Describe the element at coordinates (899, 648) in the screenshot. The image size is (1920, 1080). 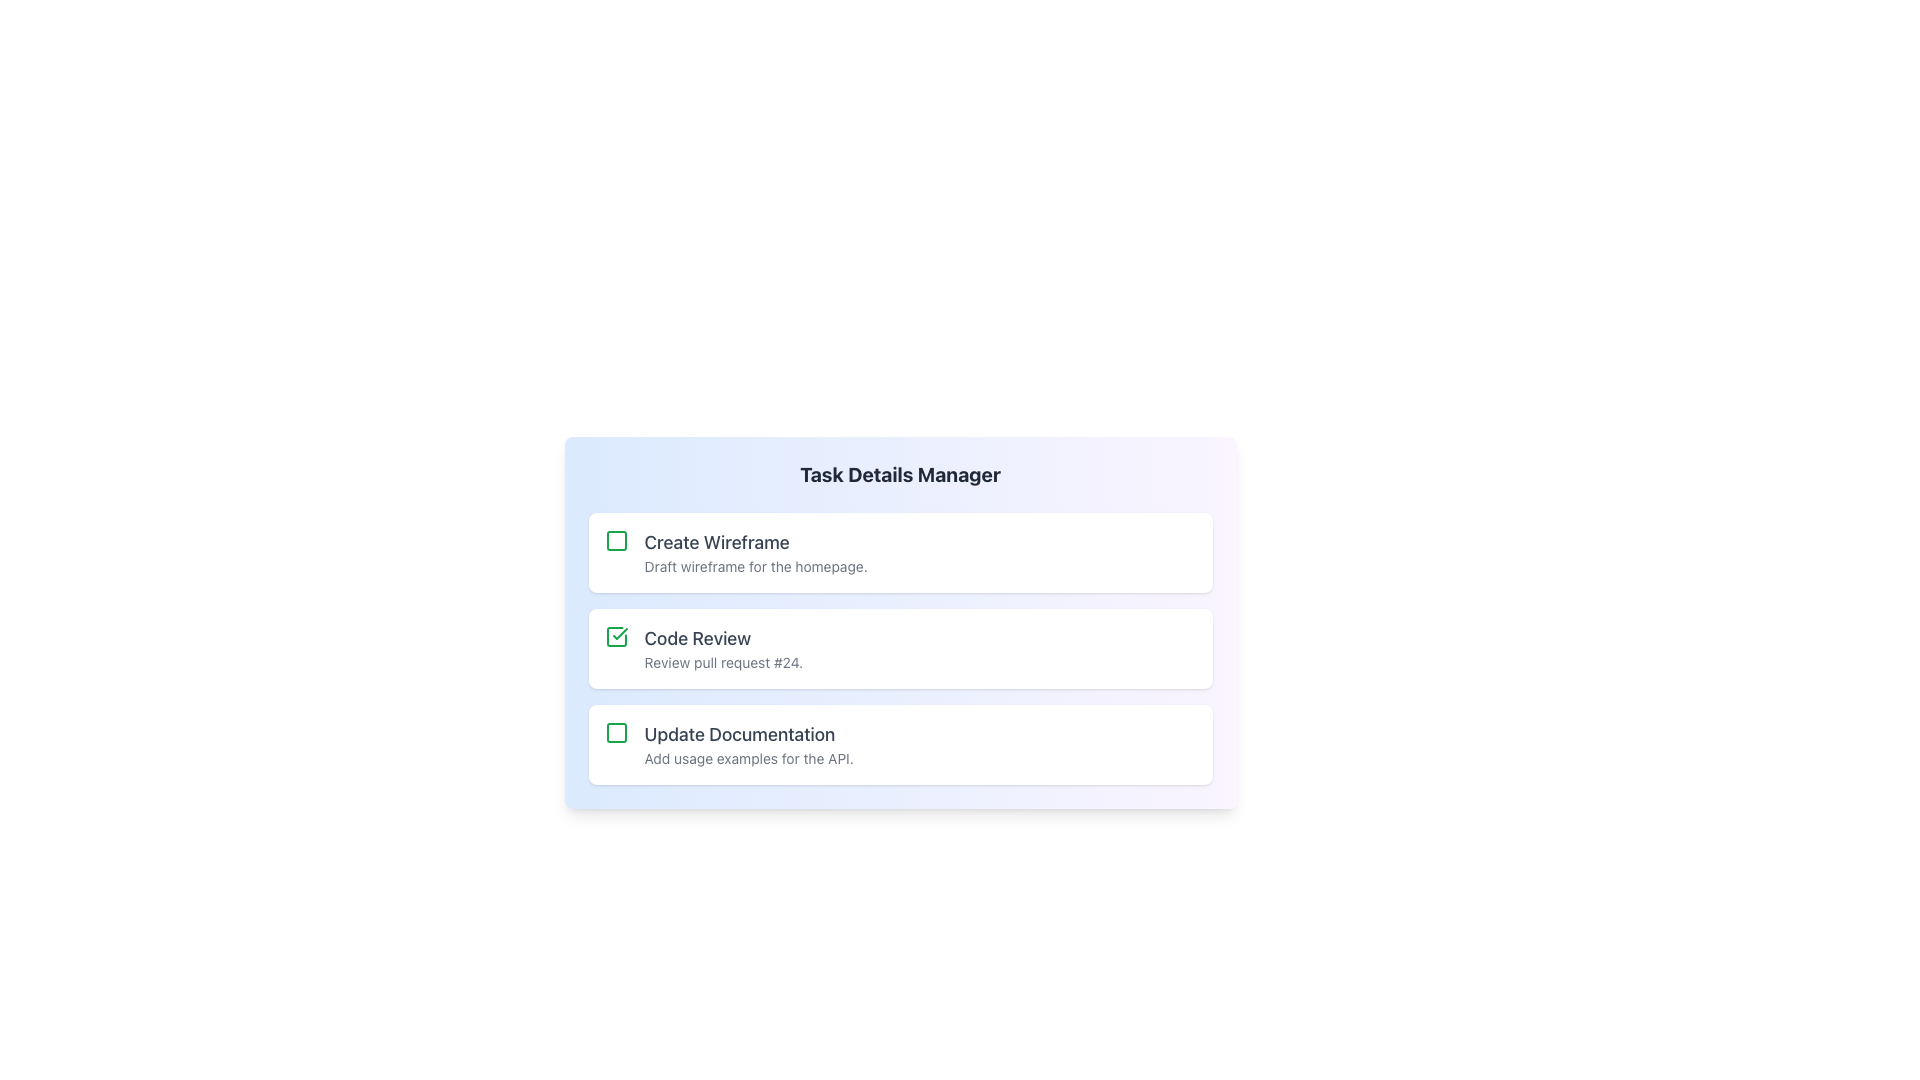
I see `the Informational card labeled 'Code Review' that indicates task completion with a green checkmark, positioned in the second place in a vertical stack of three cards` at that location.